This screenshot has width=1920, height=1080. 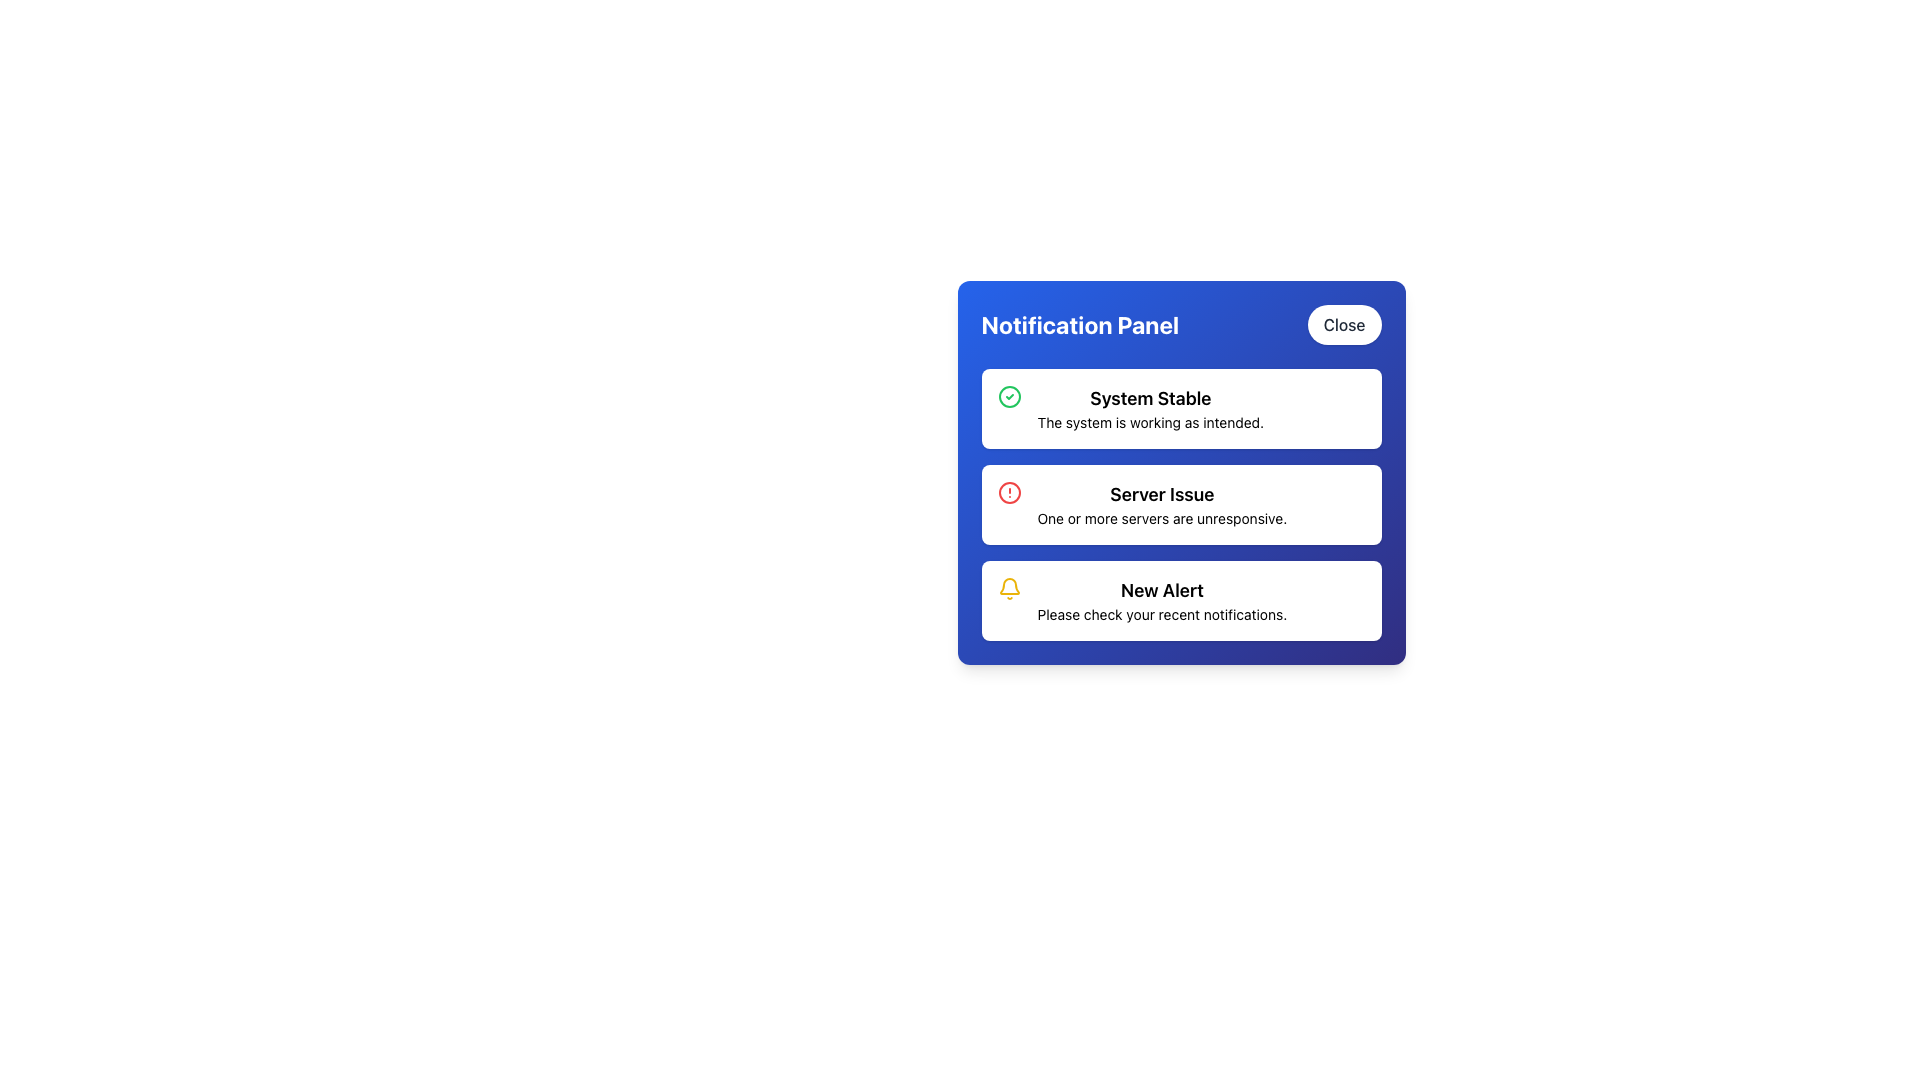 What do you see at coordinates (1150, 398) in the screenshot?
I see `status message text indicating that the system is stable and functioning normally, located in the Notification Panel above the descriptive text 'The system is working as intended.'` at bounding box center [1150, 398].